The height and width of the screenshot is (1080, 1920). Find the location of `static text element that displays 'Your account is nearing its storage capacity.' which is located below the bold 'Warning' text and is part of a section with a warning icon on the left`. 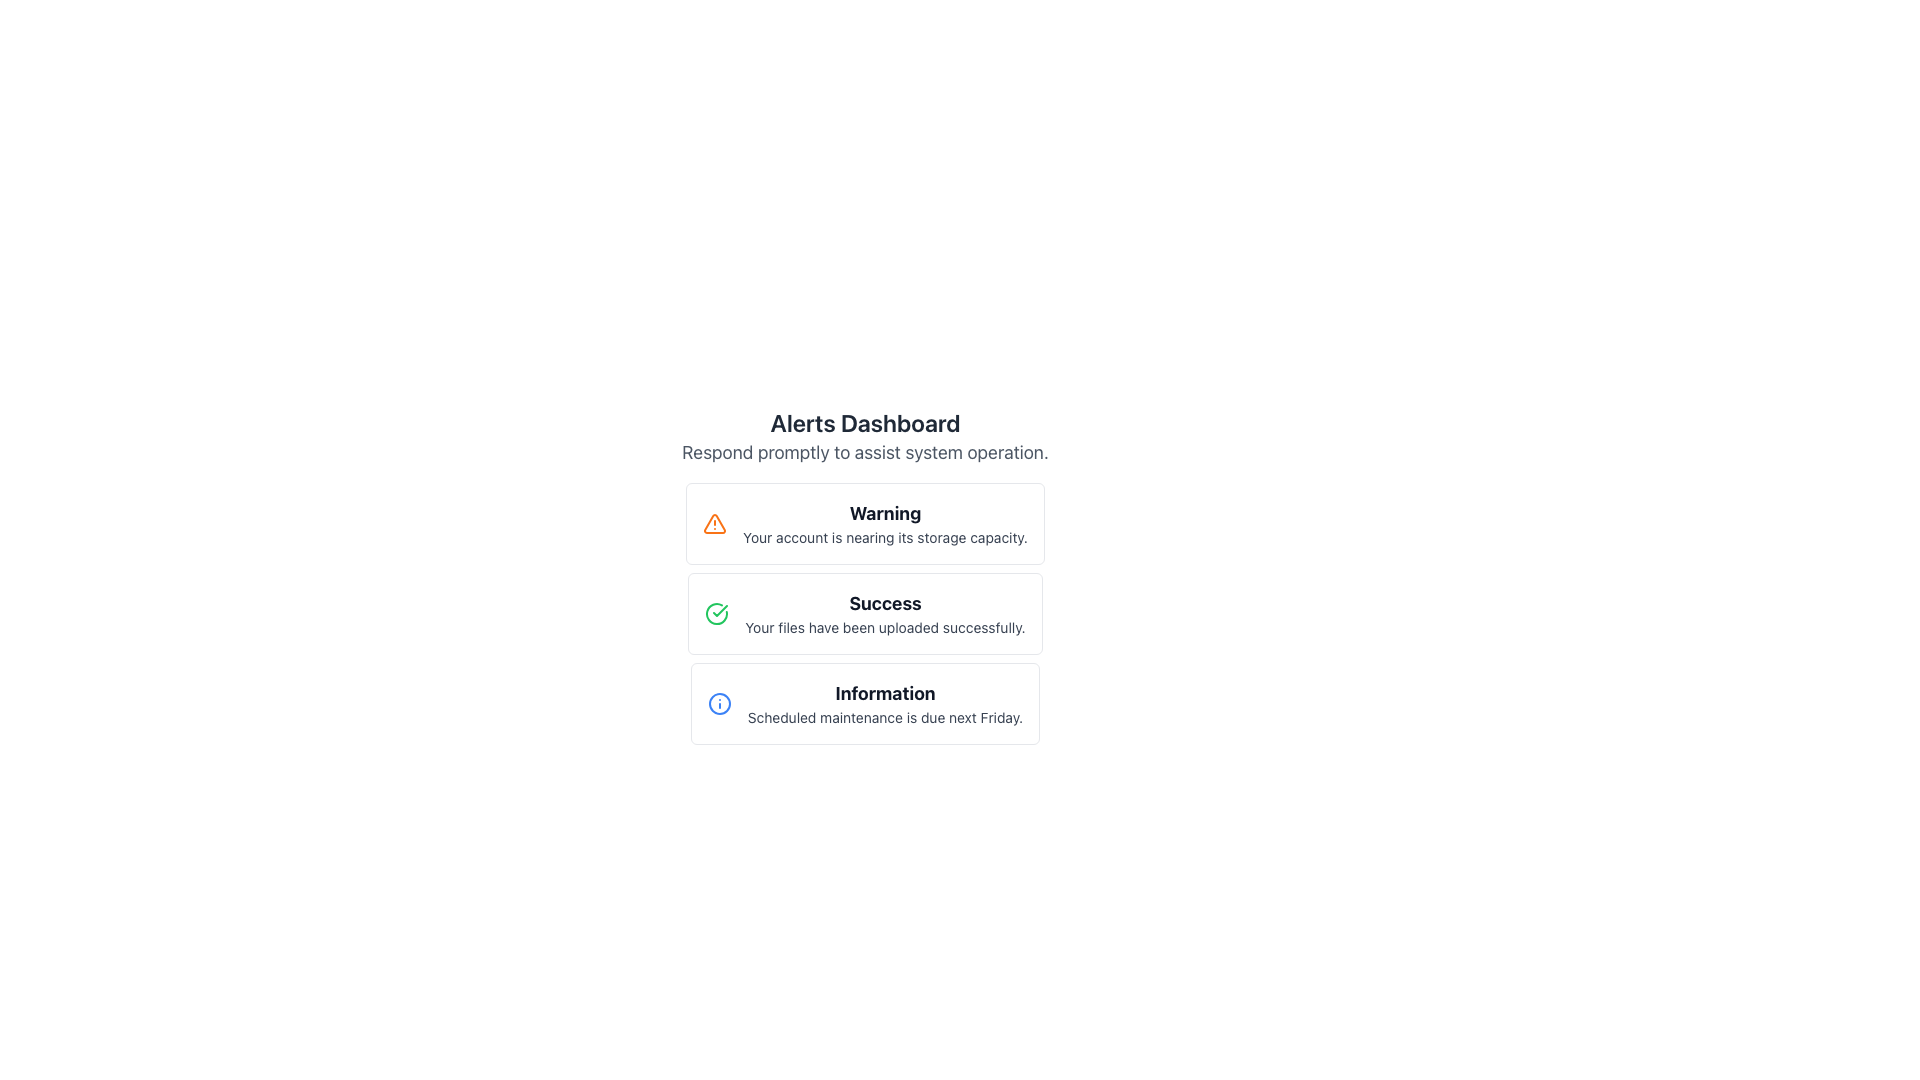

static text element that displays 'Your account is nearing its storage capacity.' which is located below the bold 'Warning' text and is part of a section with a warning icon on the left is located at coordinates (884, 536).